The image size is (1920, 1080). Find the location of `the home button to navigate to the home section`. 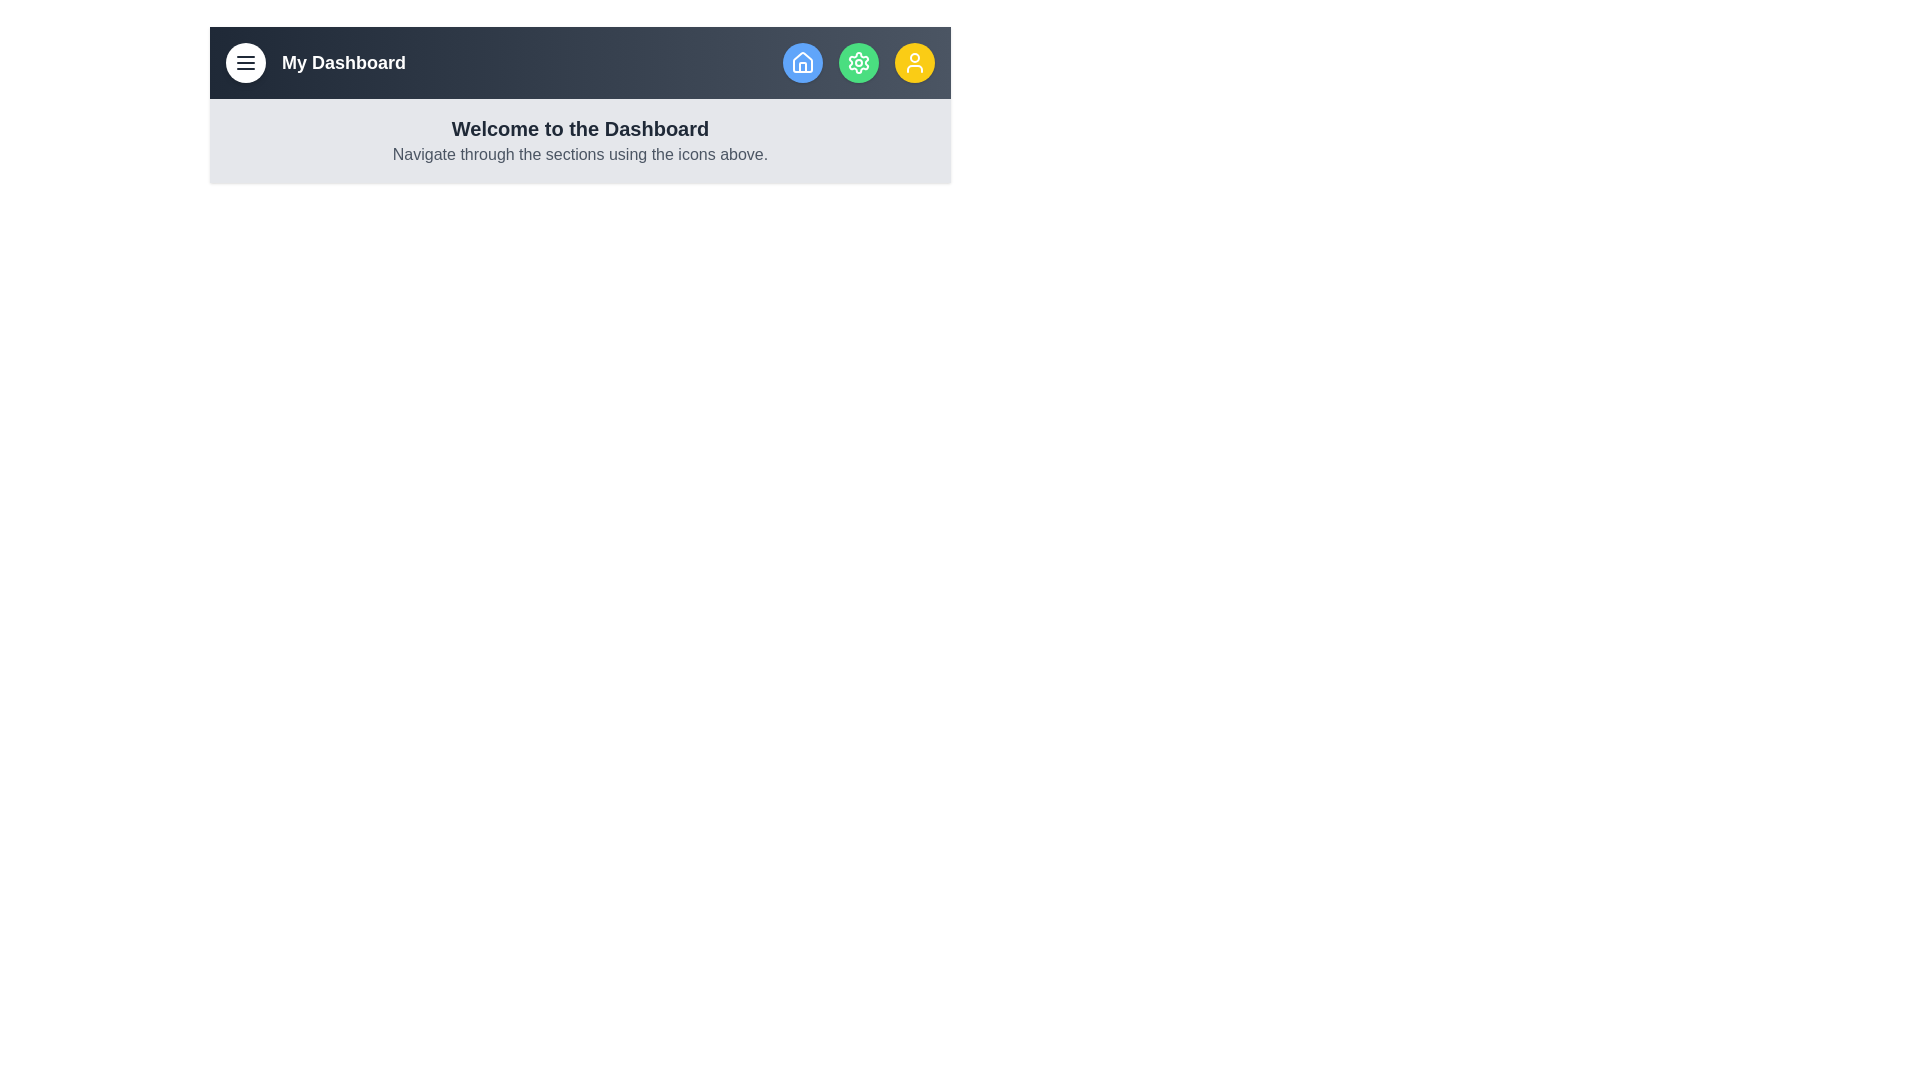

the home button to navigate to the home section is located at coordinates (802, 61).